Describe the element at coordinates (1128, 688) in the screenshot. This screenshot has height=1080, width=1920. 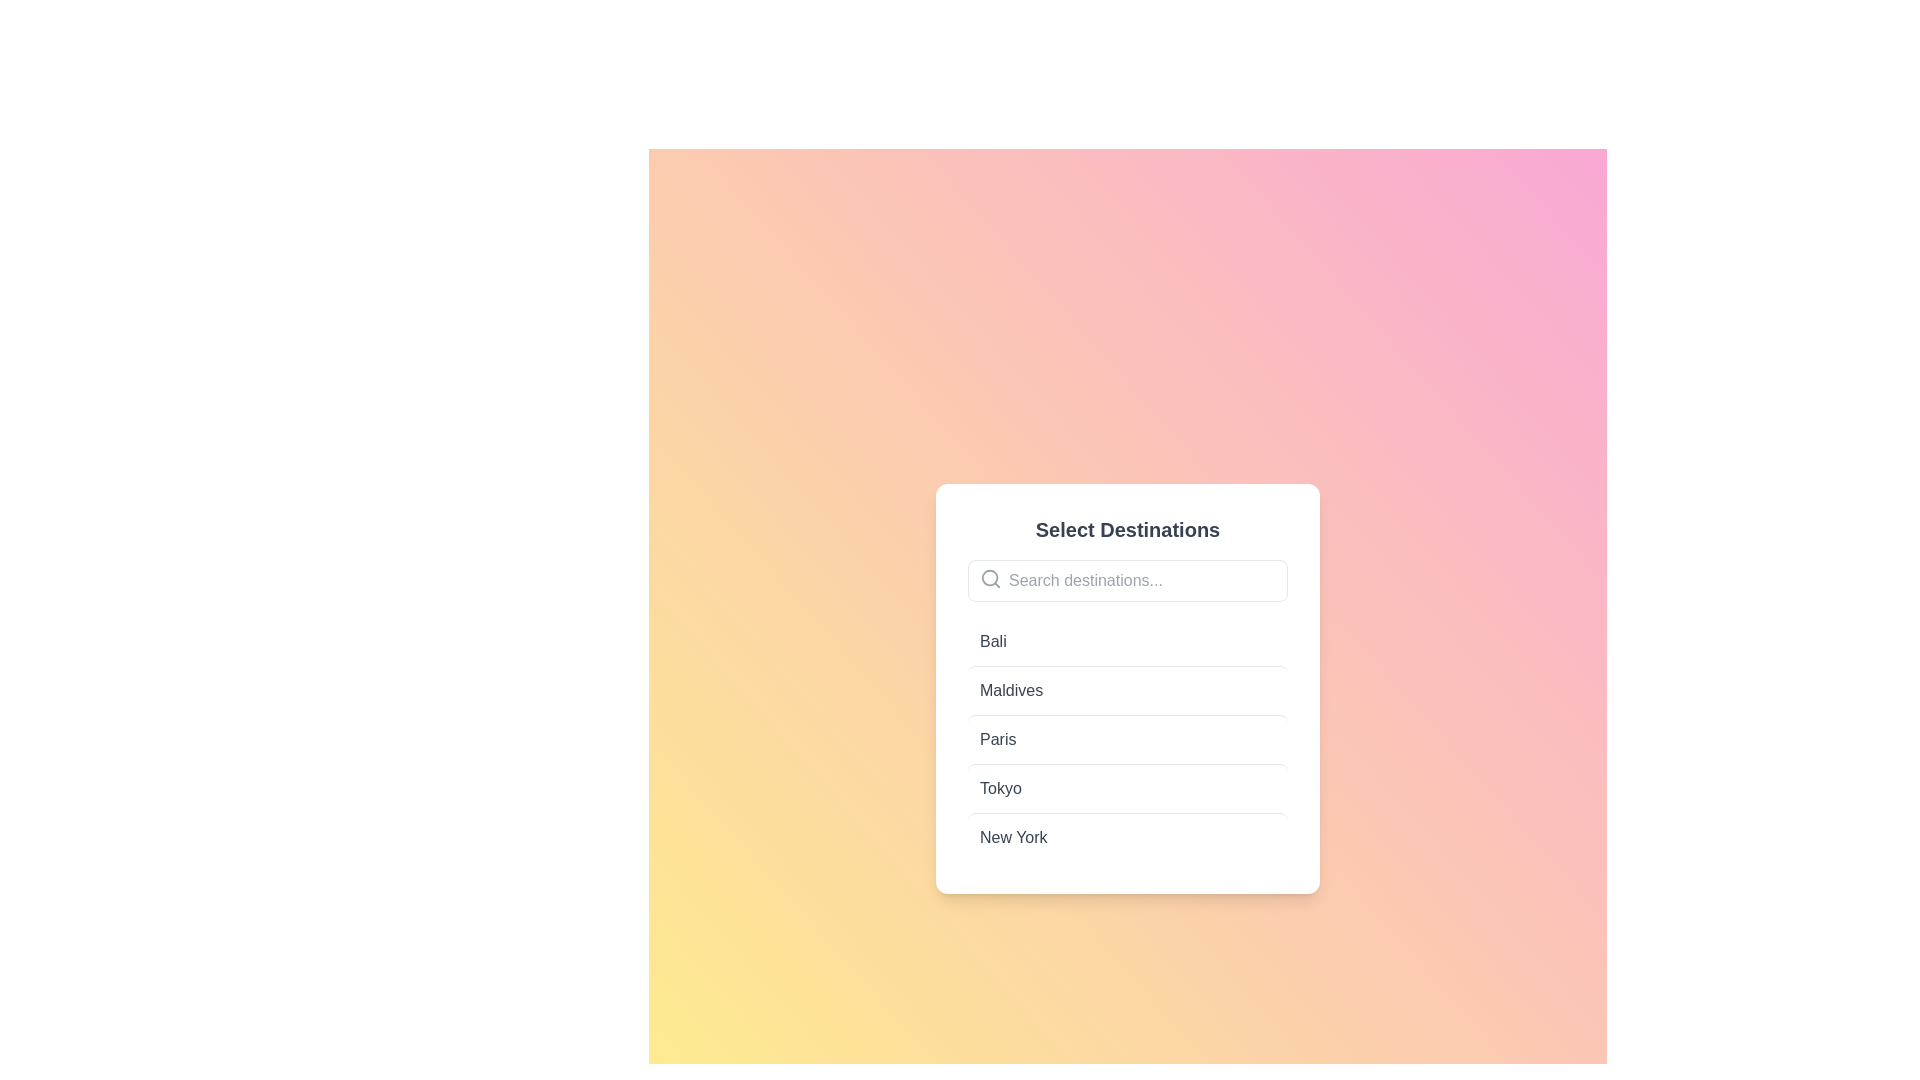
I see `the second list item representing 'Maldives' in the vertical list of selectable destinations` at that location.